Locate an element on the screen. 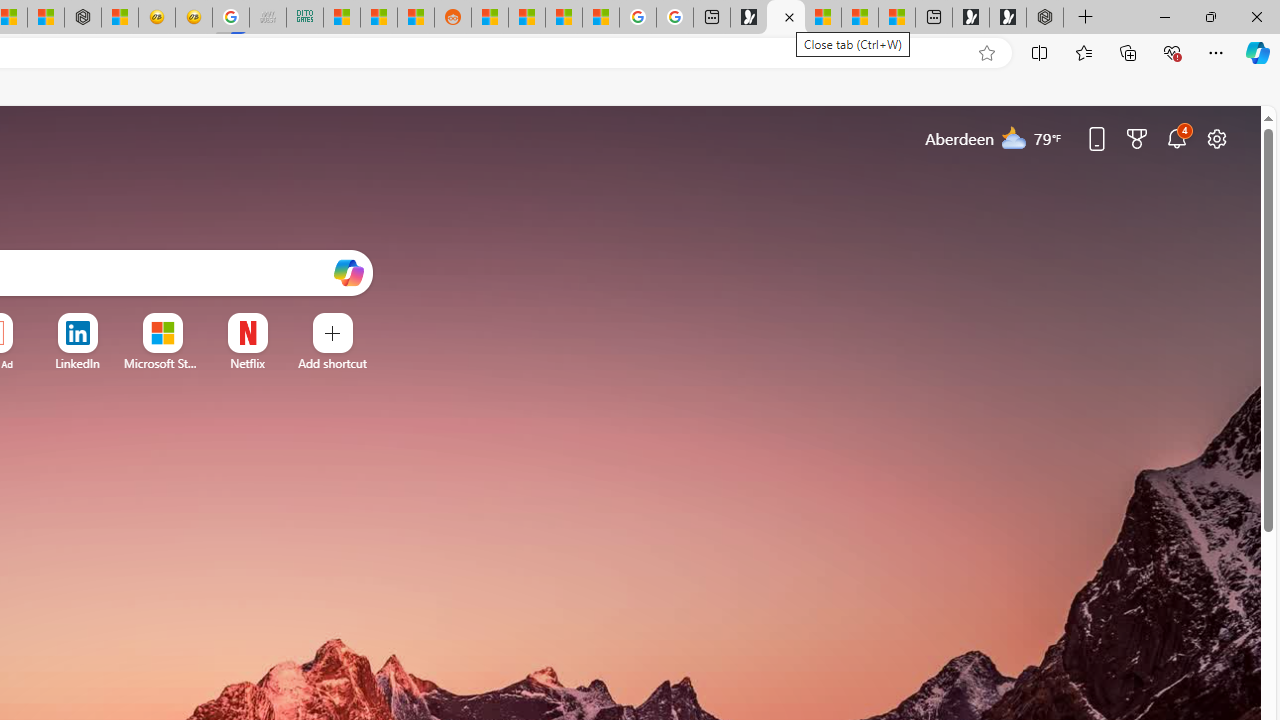  'LinkedIn' is located at coordinates (77, 363).